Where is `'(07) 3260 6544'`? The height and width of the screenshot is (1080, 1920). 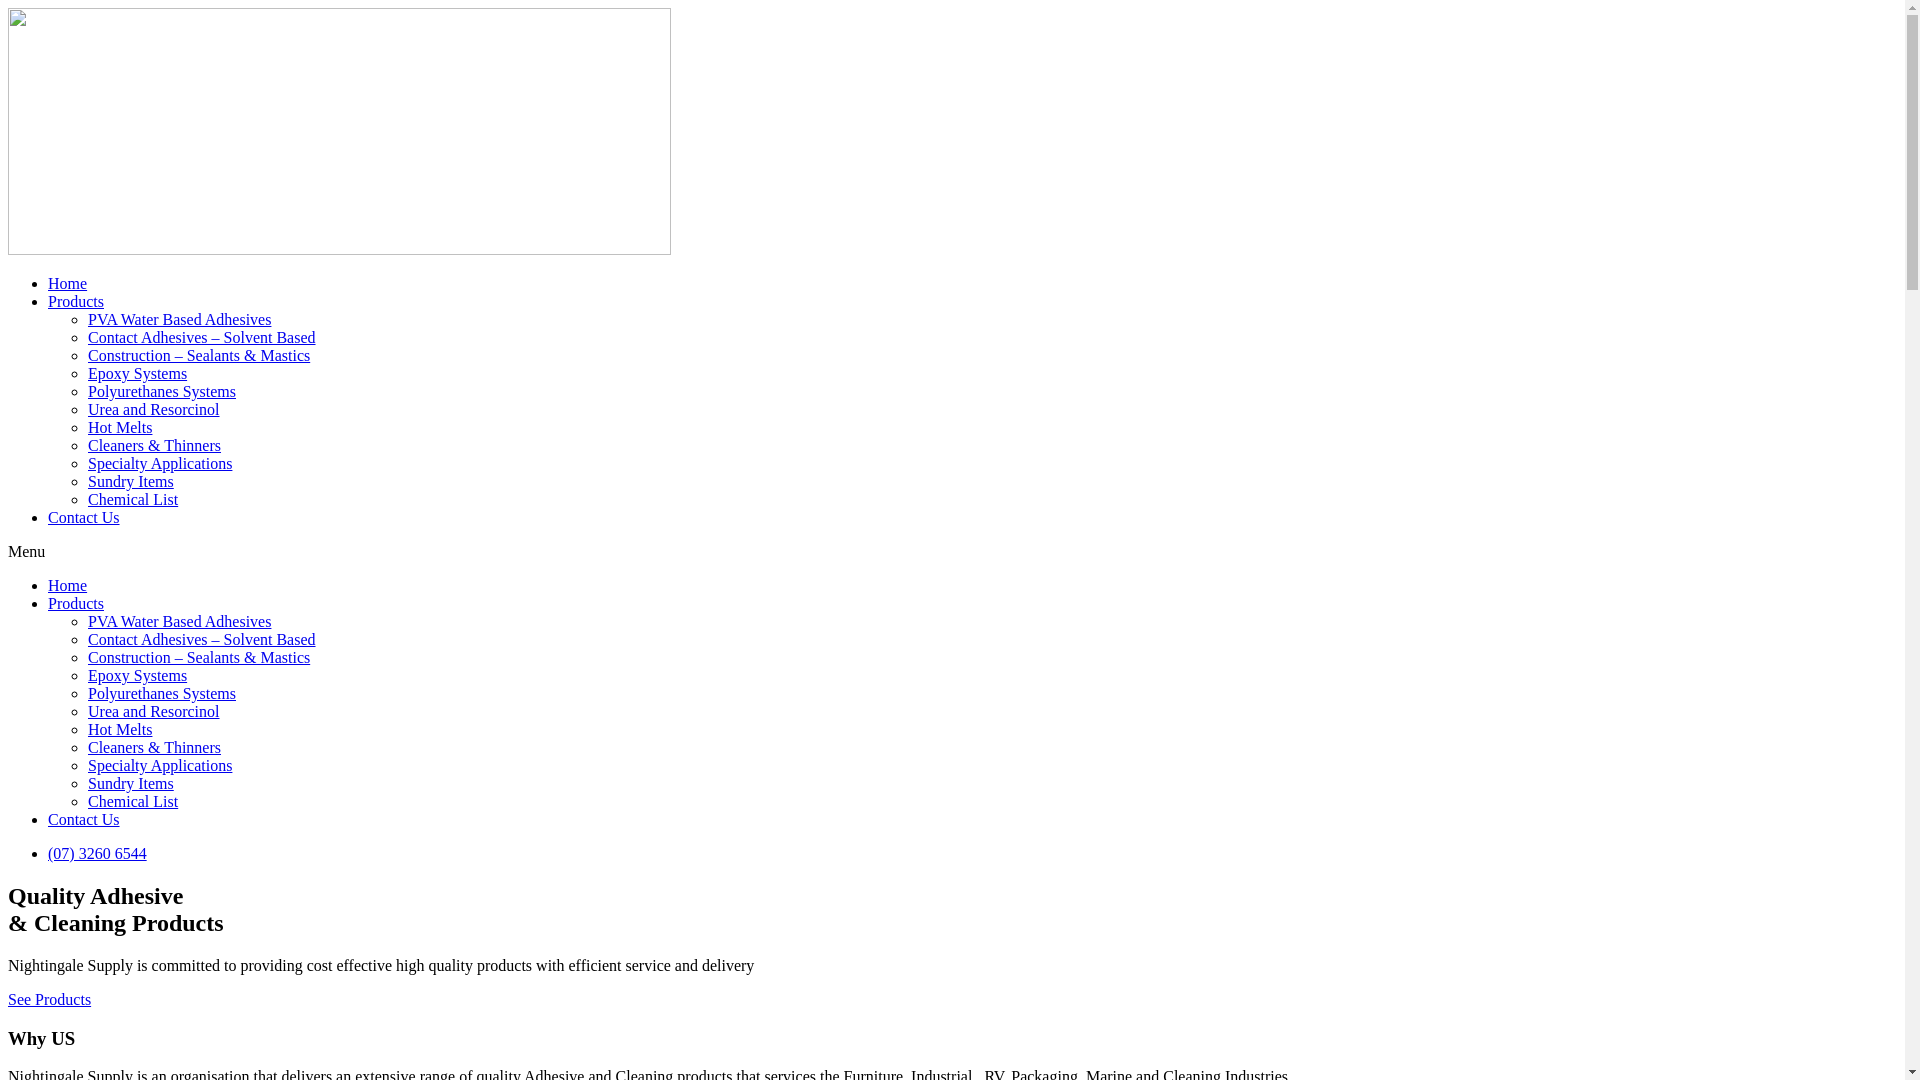
'(07) 3260 6544' is located at coordinates (96, 853).